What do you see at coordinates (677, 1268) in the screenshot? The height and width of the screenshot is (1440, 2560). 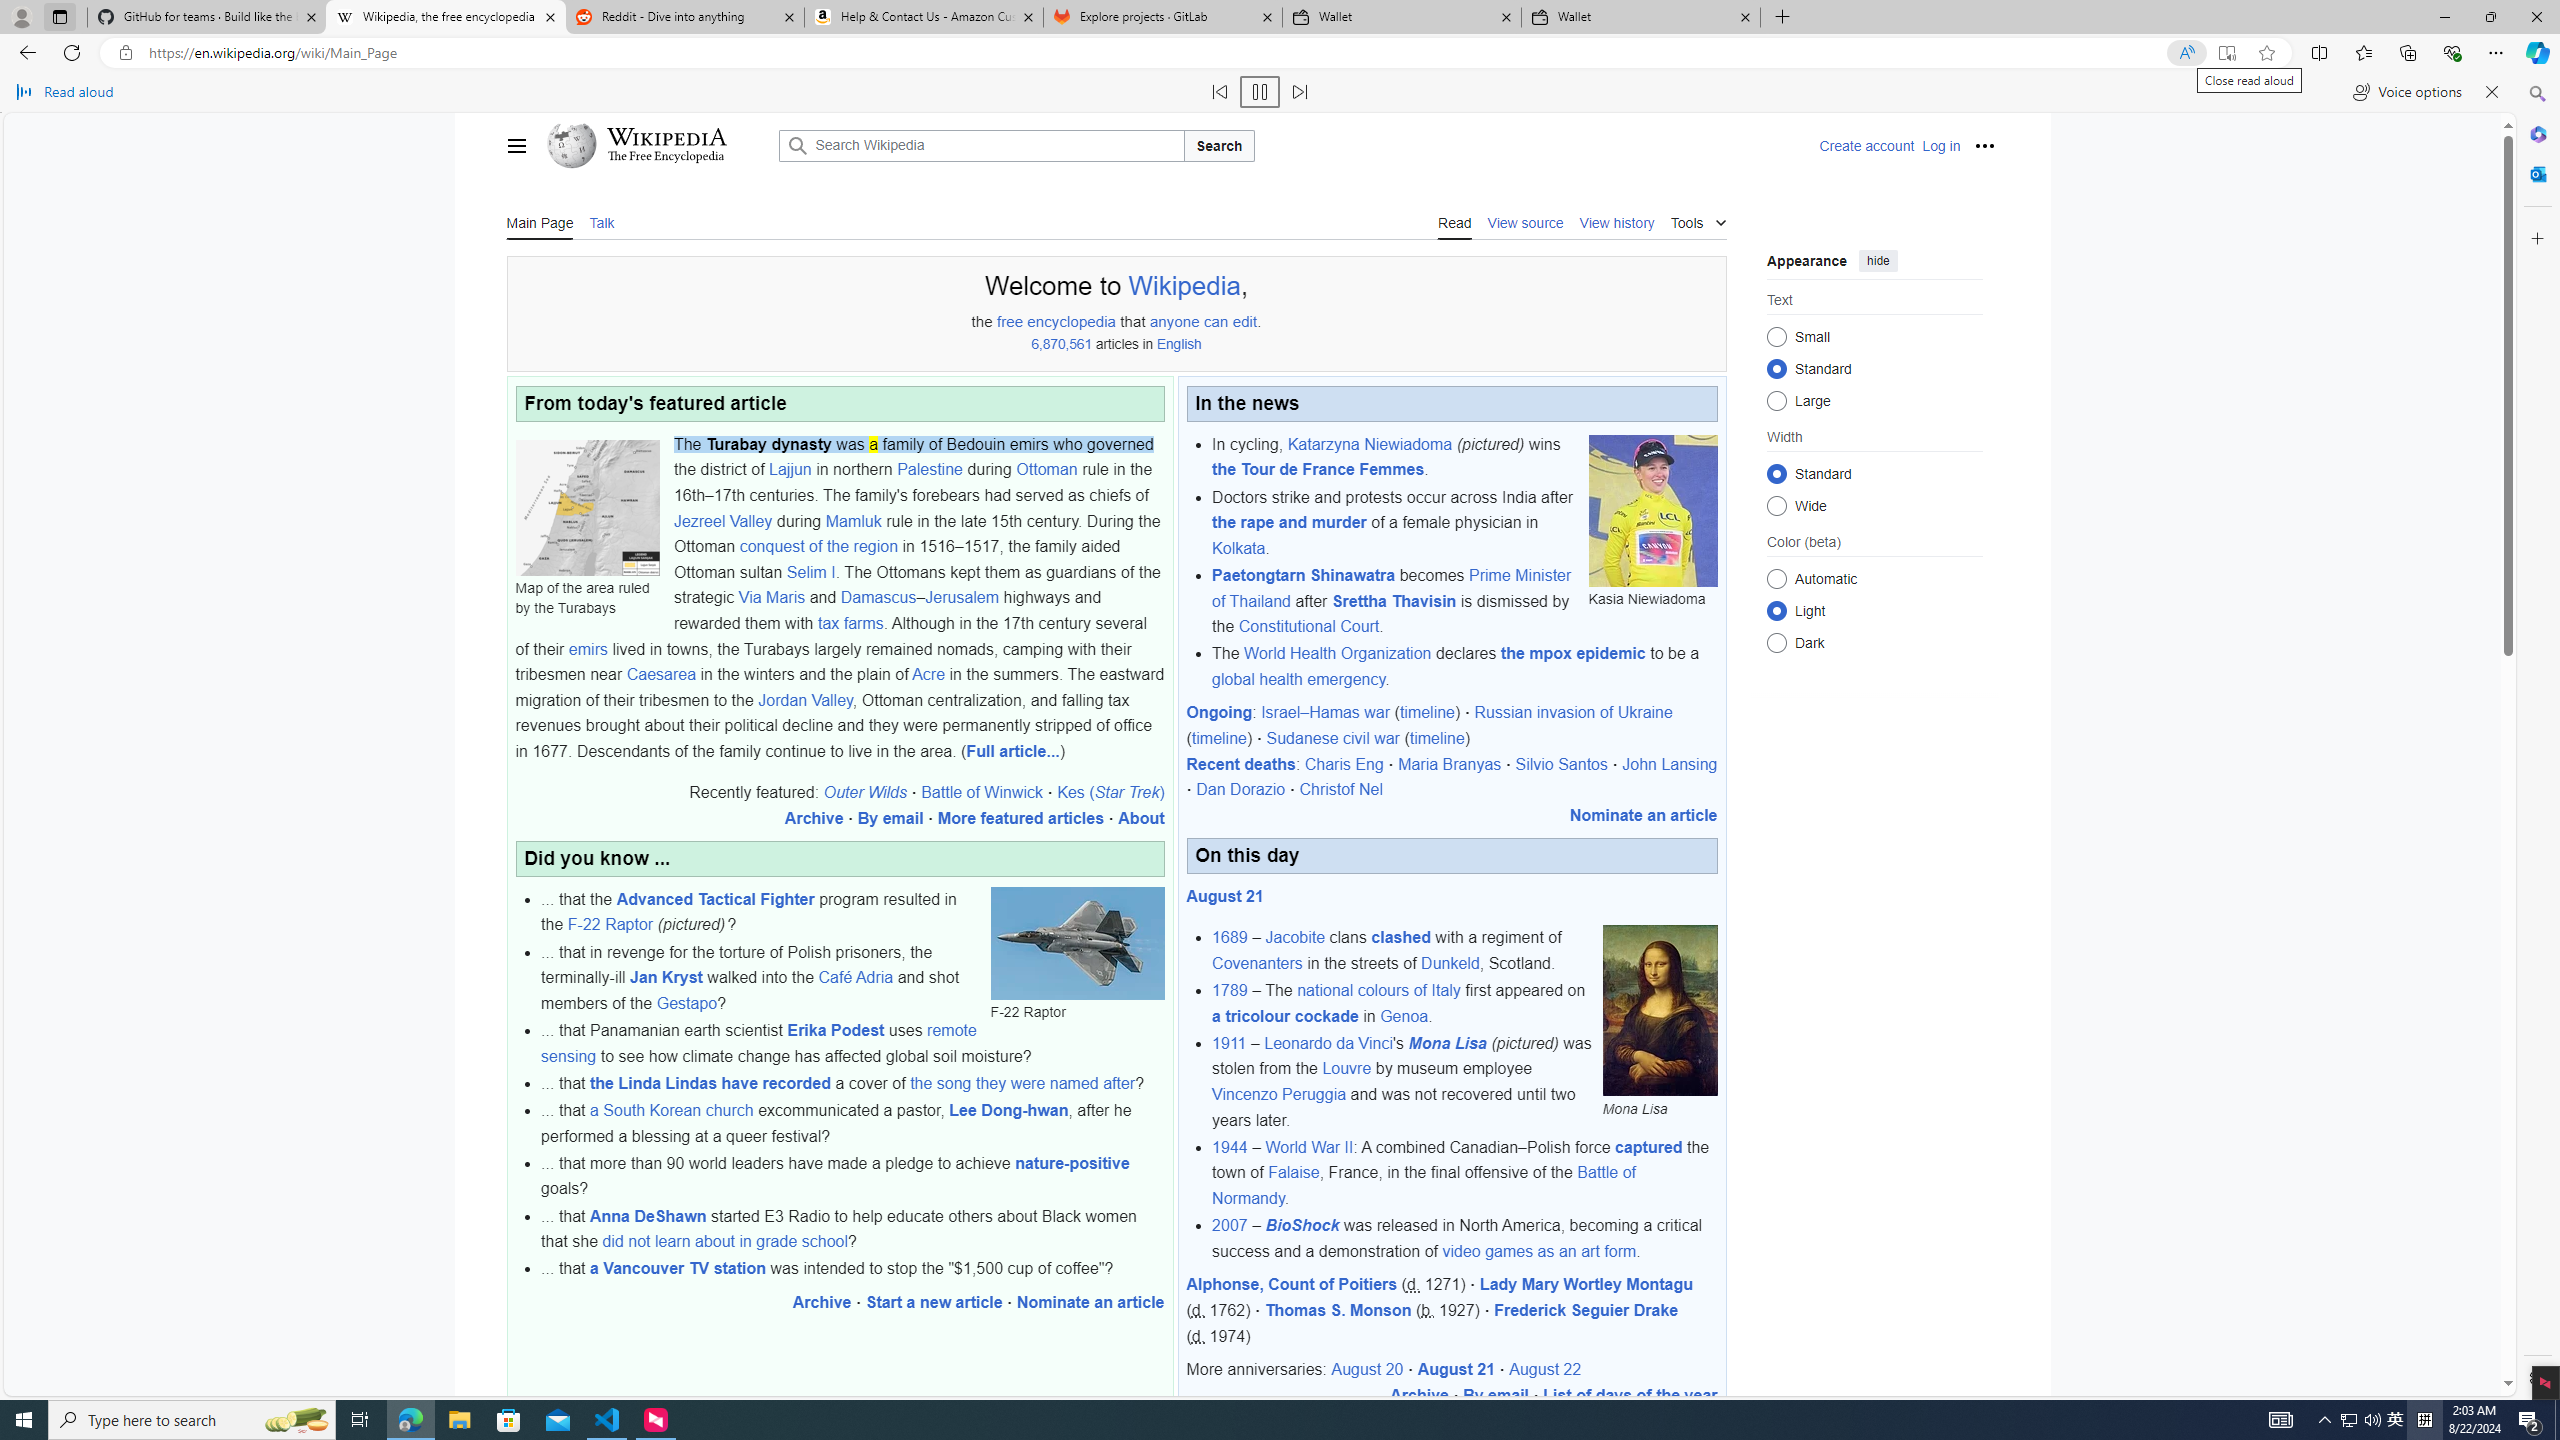 I see `'a Vancouver TV station'` at bounding box center [677, 1268].